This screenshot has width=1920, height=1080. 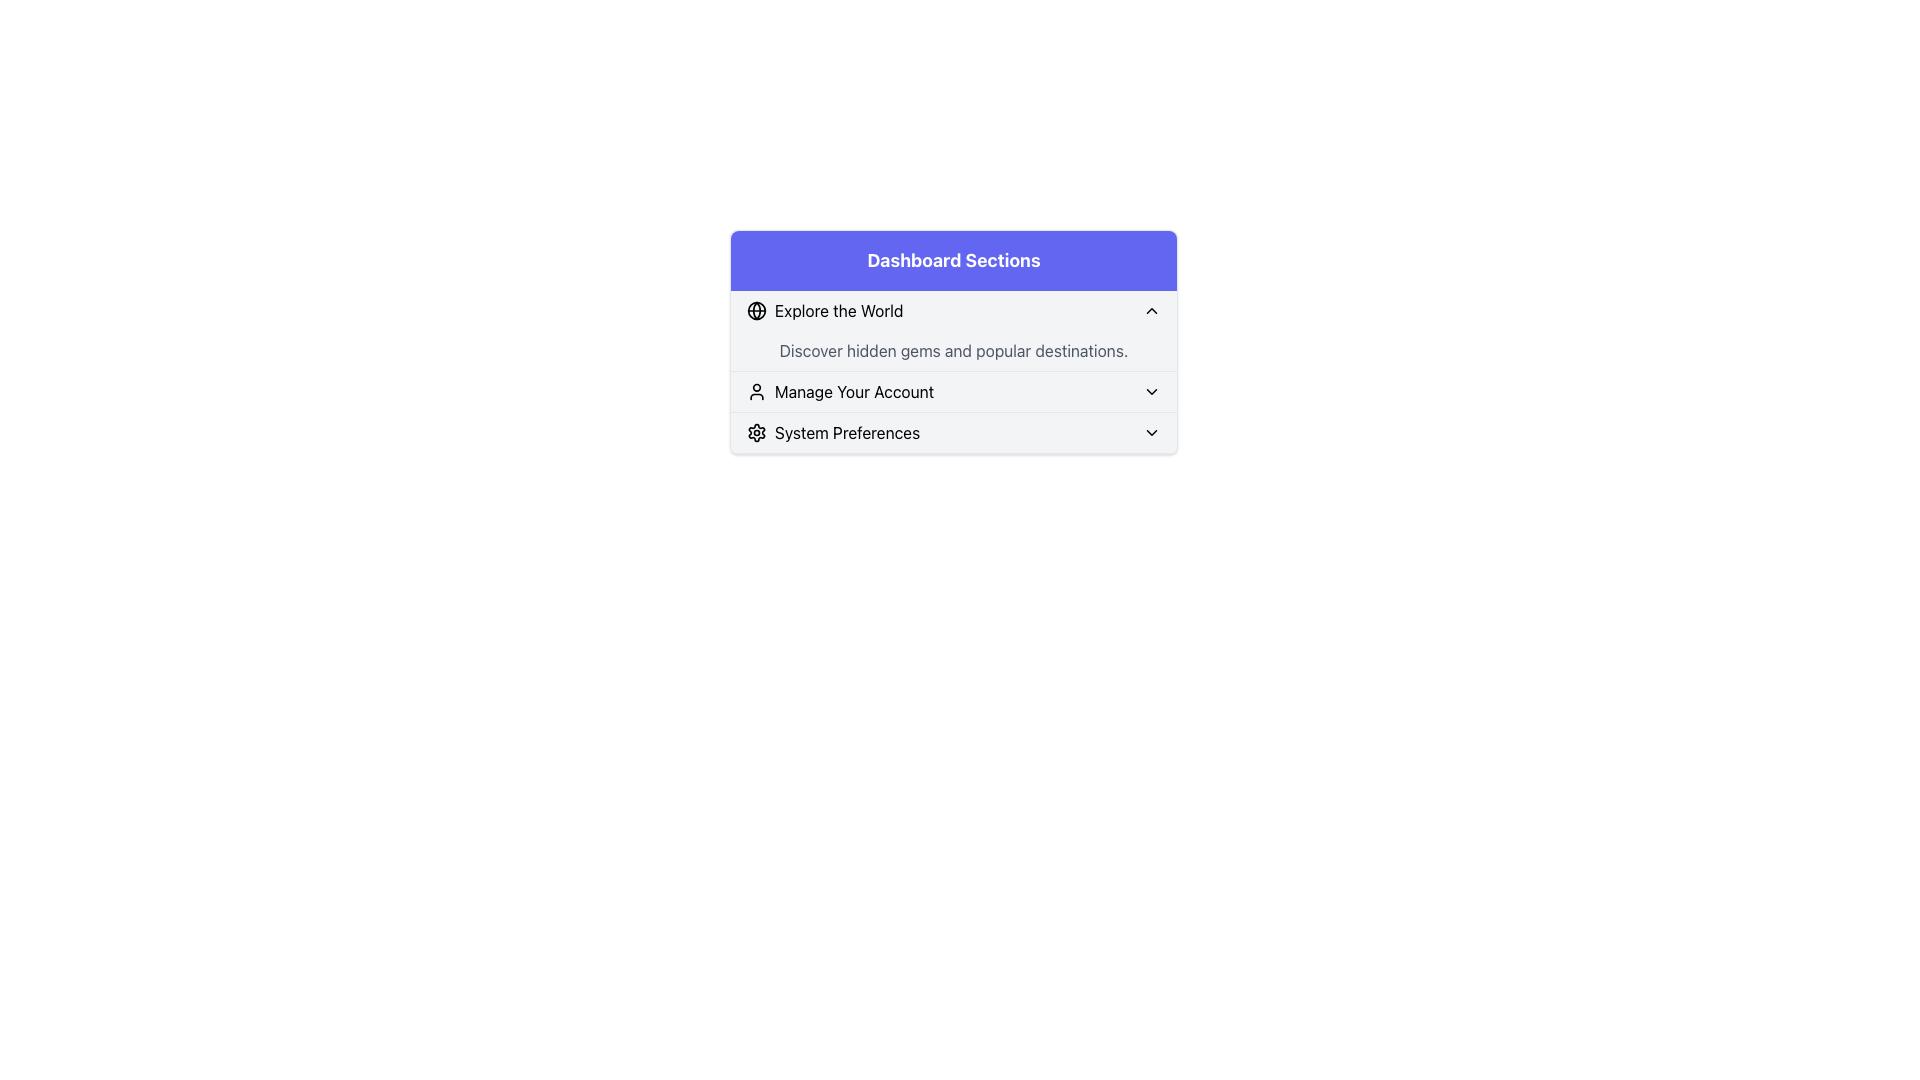 I want to click on the expand/collapse icon at the right edge of the 'Explore the World' section, so click(x=1152, y=311).